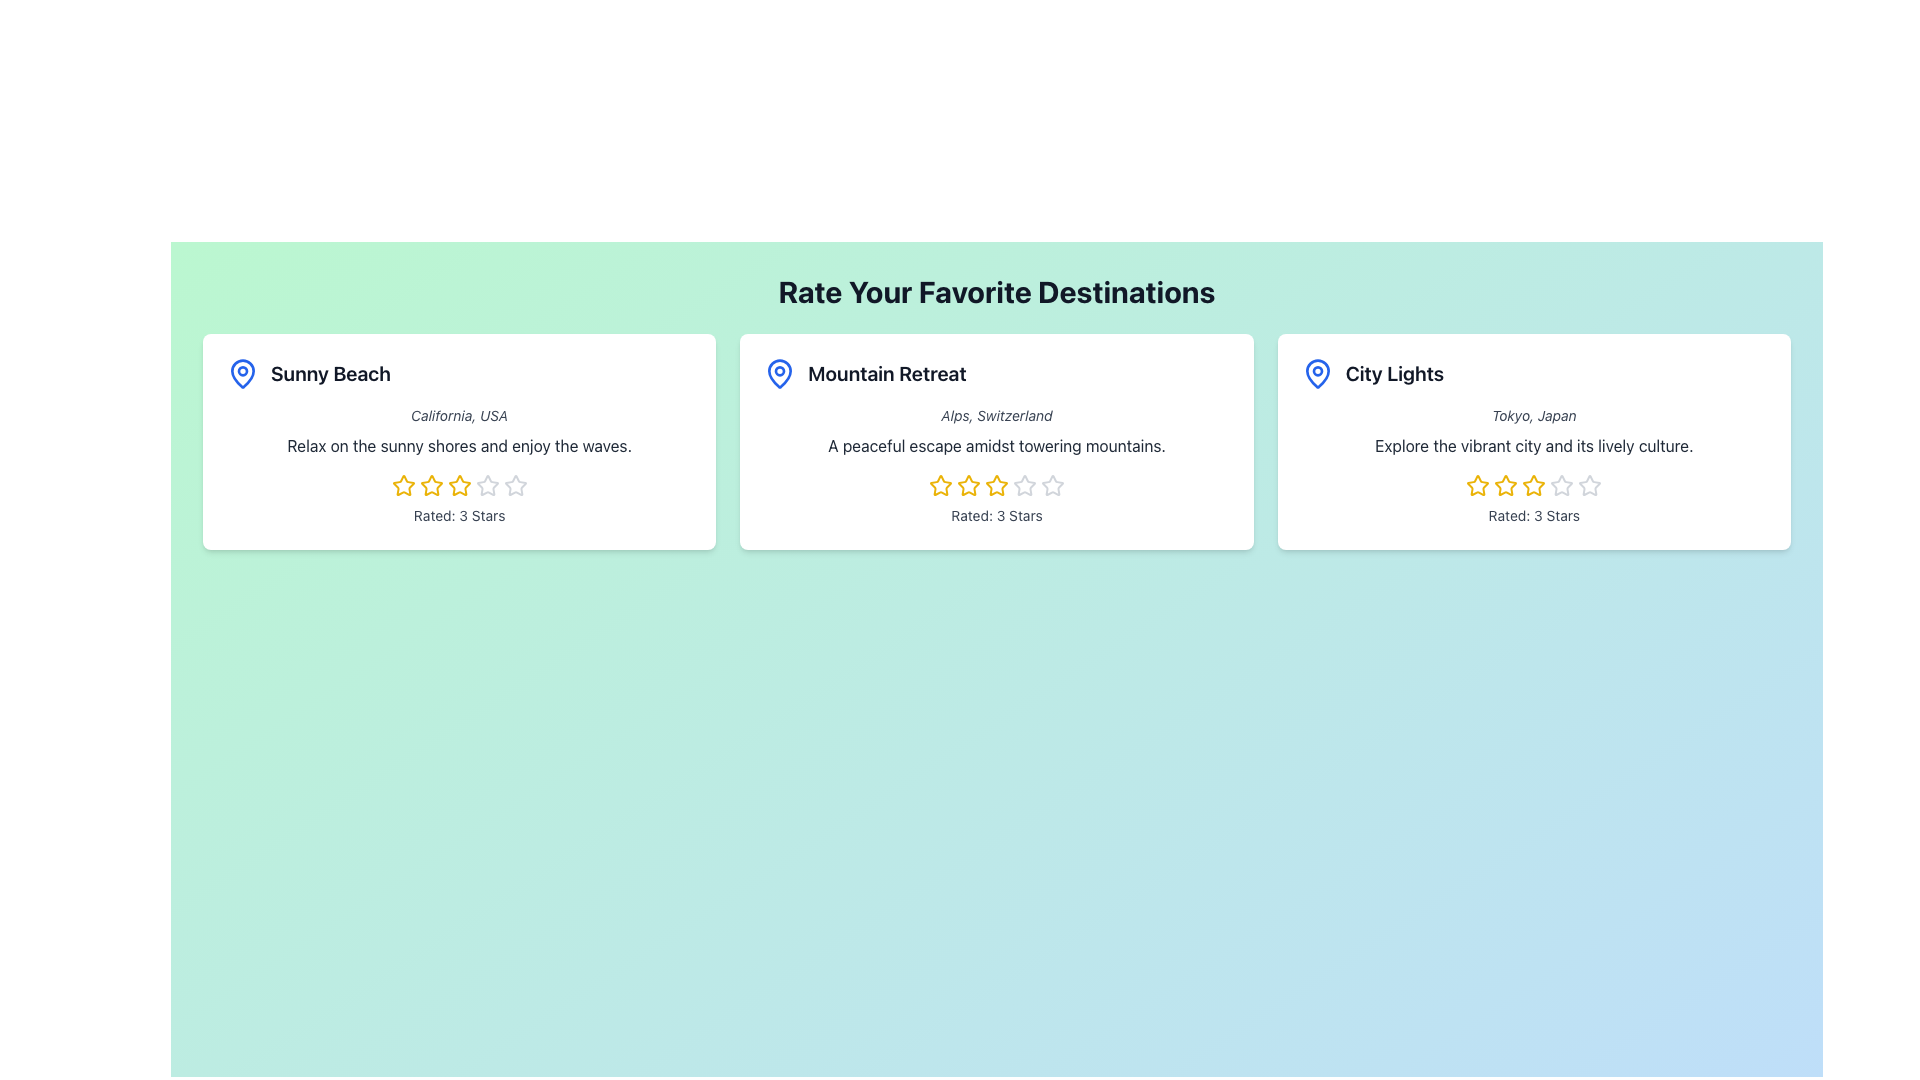  Describe the element at coordinates (1317, 374) in the screenshot. I see `the icon resembling a pin or marker with a blue border and white interior, located at the top-left corner of the 'City Lights' card` at that location.